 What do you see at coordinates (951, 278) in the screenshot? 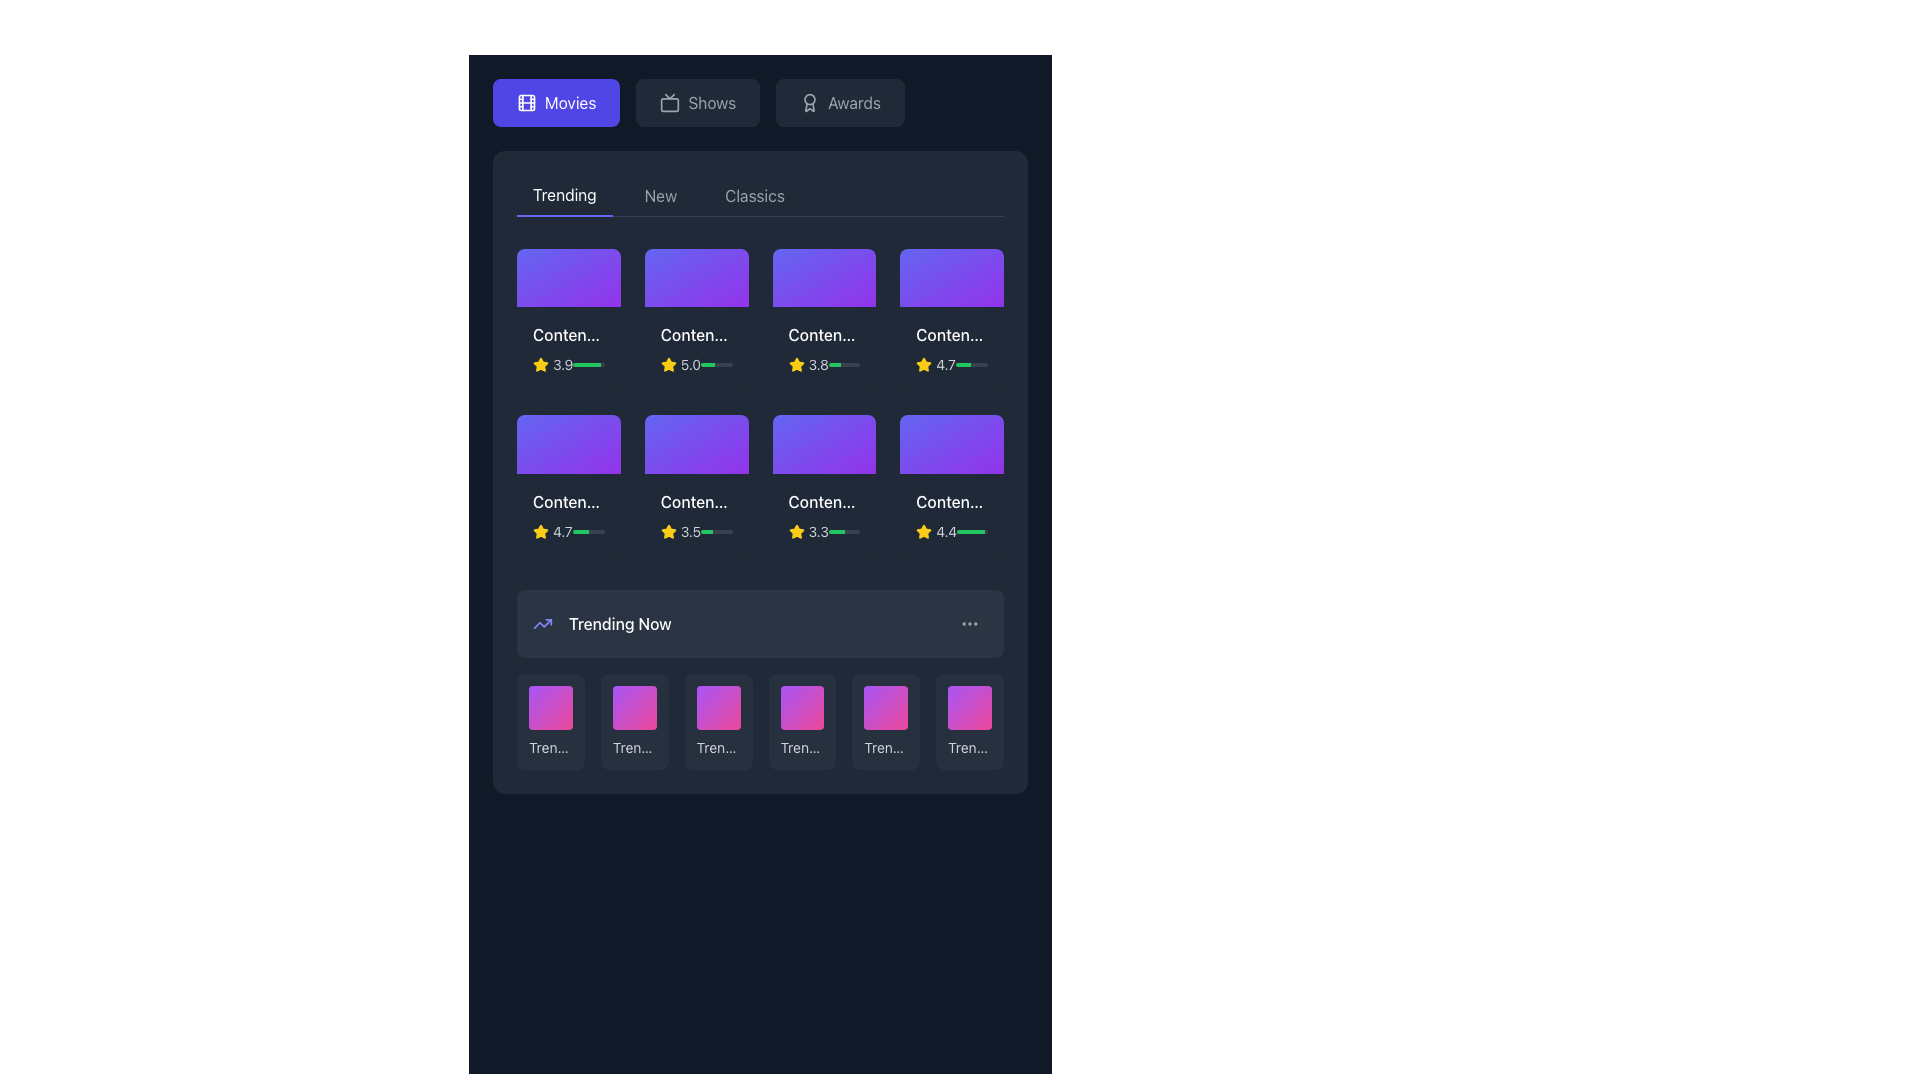
I see `the decorative graphic or thumbnail in the topmost row and fourth column of the 'Trending' section, which has a gradient background from indigo to purple` at bounding box center [951, 278].